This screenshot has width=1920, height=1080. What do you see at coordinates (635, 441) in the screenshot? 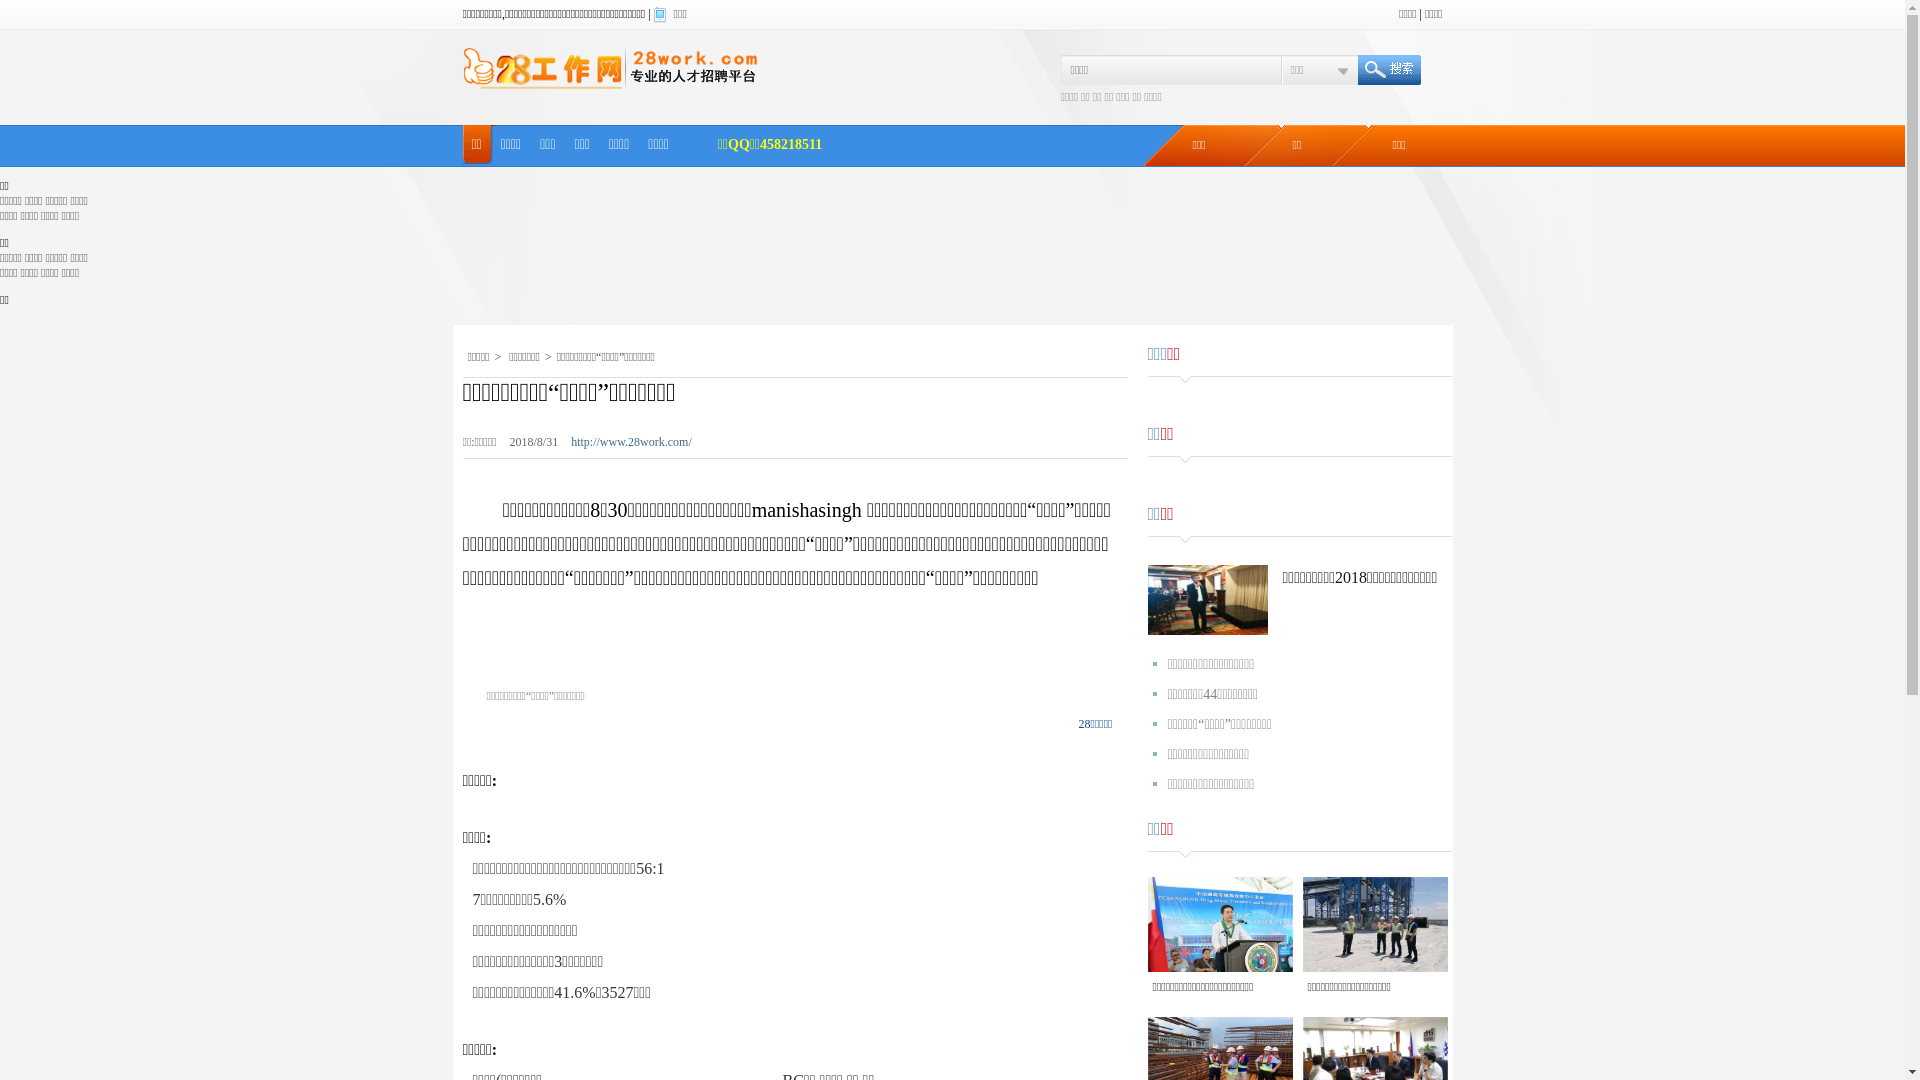
I see `'http://www.28work.com/'` at bounding box center [635, 441].